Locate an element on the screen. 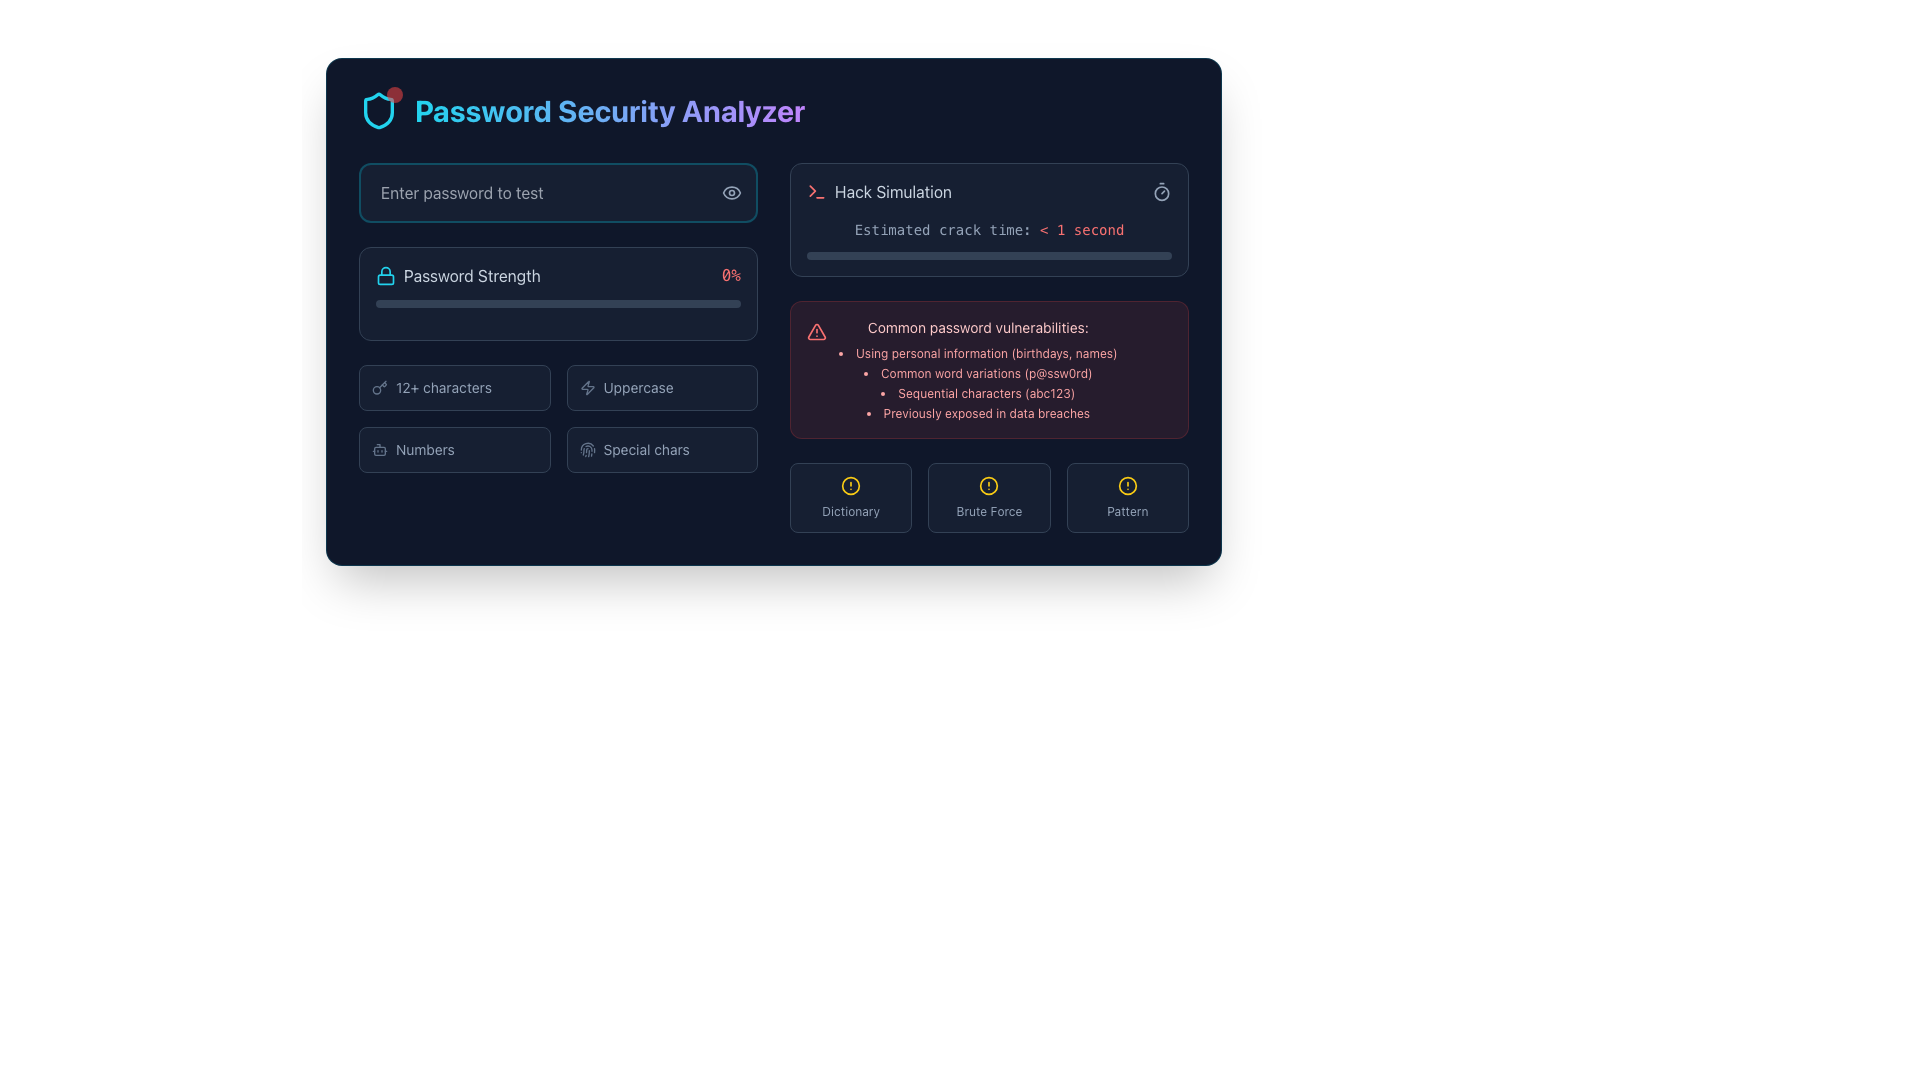 The image size is (1920, 1080). timer icon located in the upper-right corner of the 'Hack Simulation' section, which indicates the estimated crack time and is adjacent to the text 'Estimated crack time: < 1 second' is located at coordinates (1161, 192).